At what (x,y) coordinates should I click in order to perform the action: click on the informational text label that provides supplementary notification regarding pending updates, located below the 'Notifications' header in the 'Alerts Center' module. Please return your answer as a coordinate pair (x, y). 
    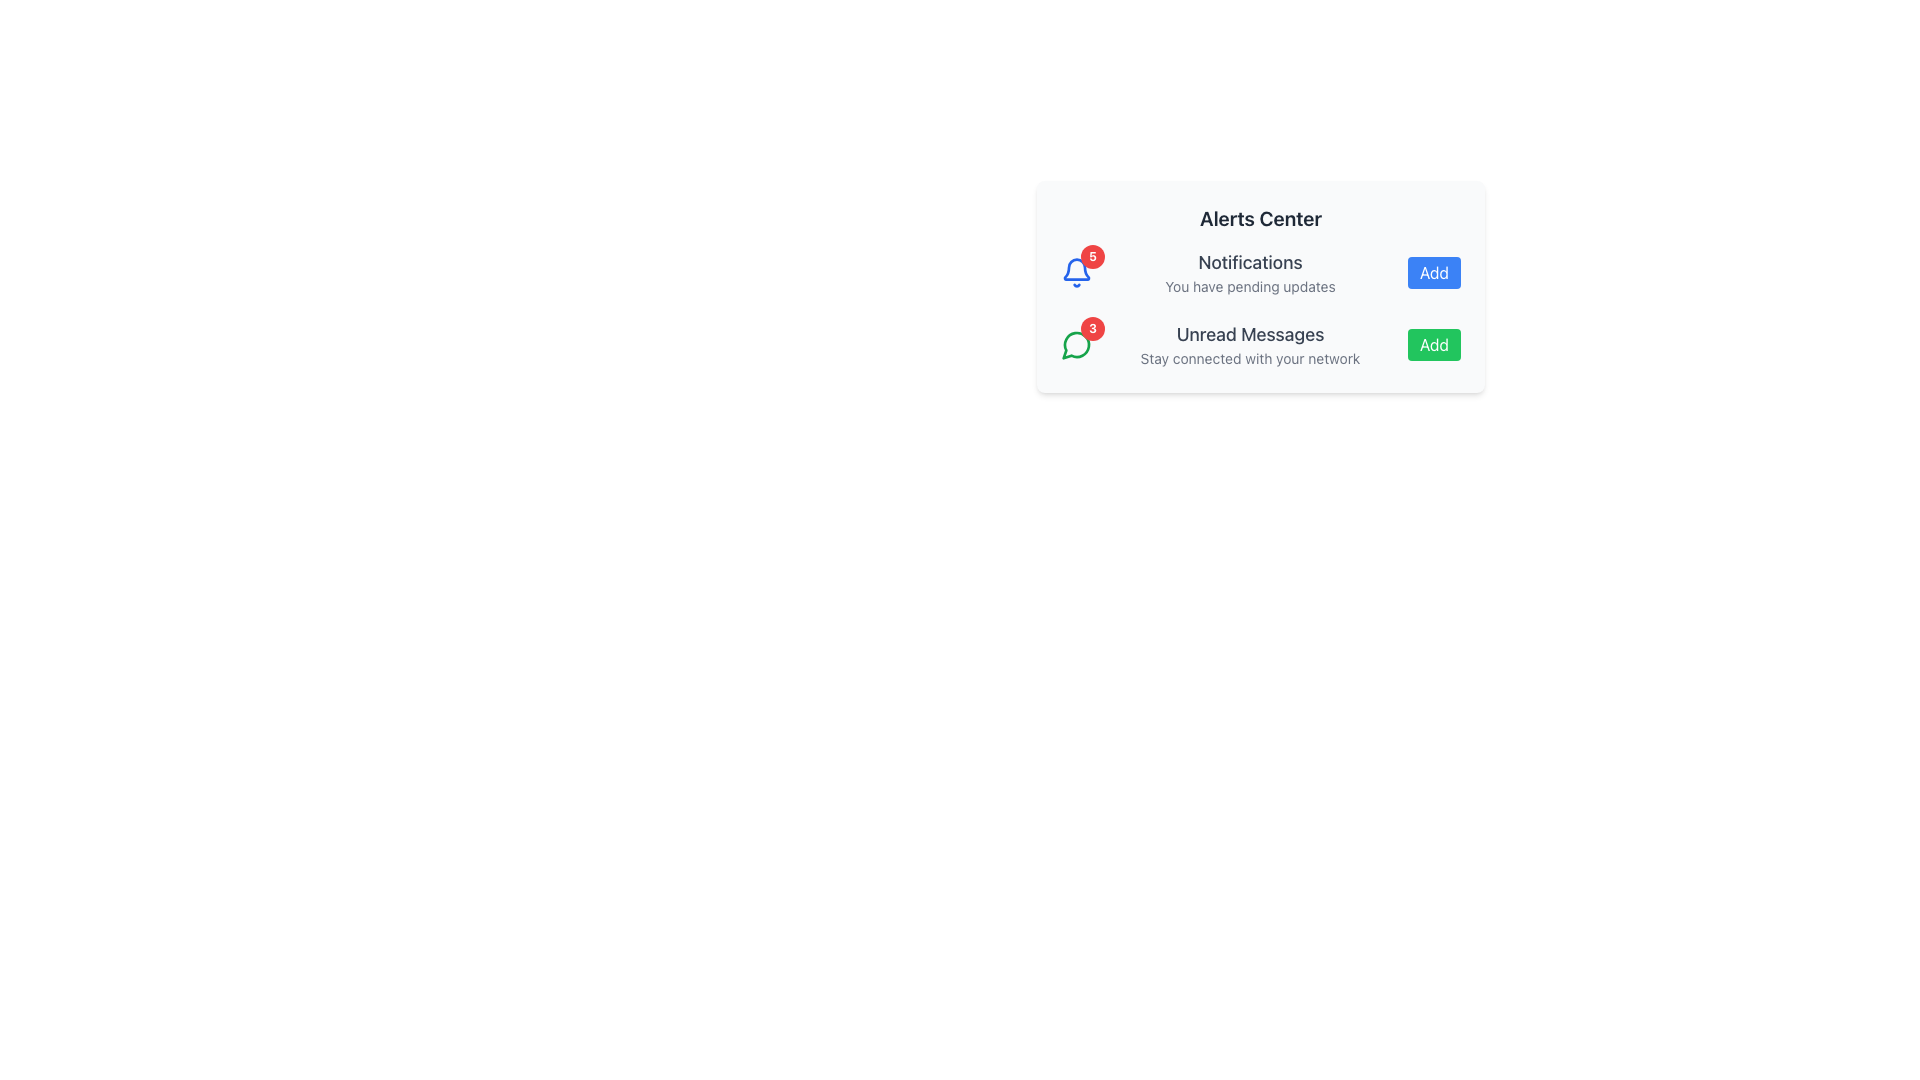
    Looking at the image, I should click on (1249, 286).